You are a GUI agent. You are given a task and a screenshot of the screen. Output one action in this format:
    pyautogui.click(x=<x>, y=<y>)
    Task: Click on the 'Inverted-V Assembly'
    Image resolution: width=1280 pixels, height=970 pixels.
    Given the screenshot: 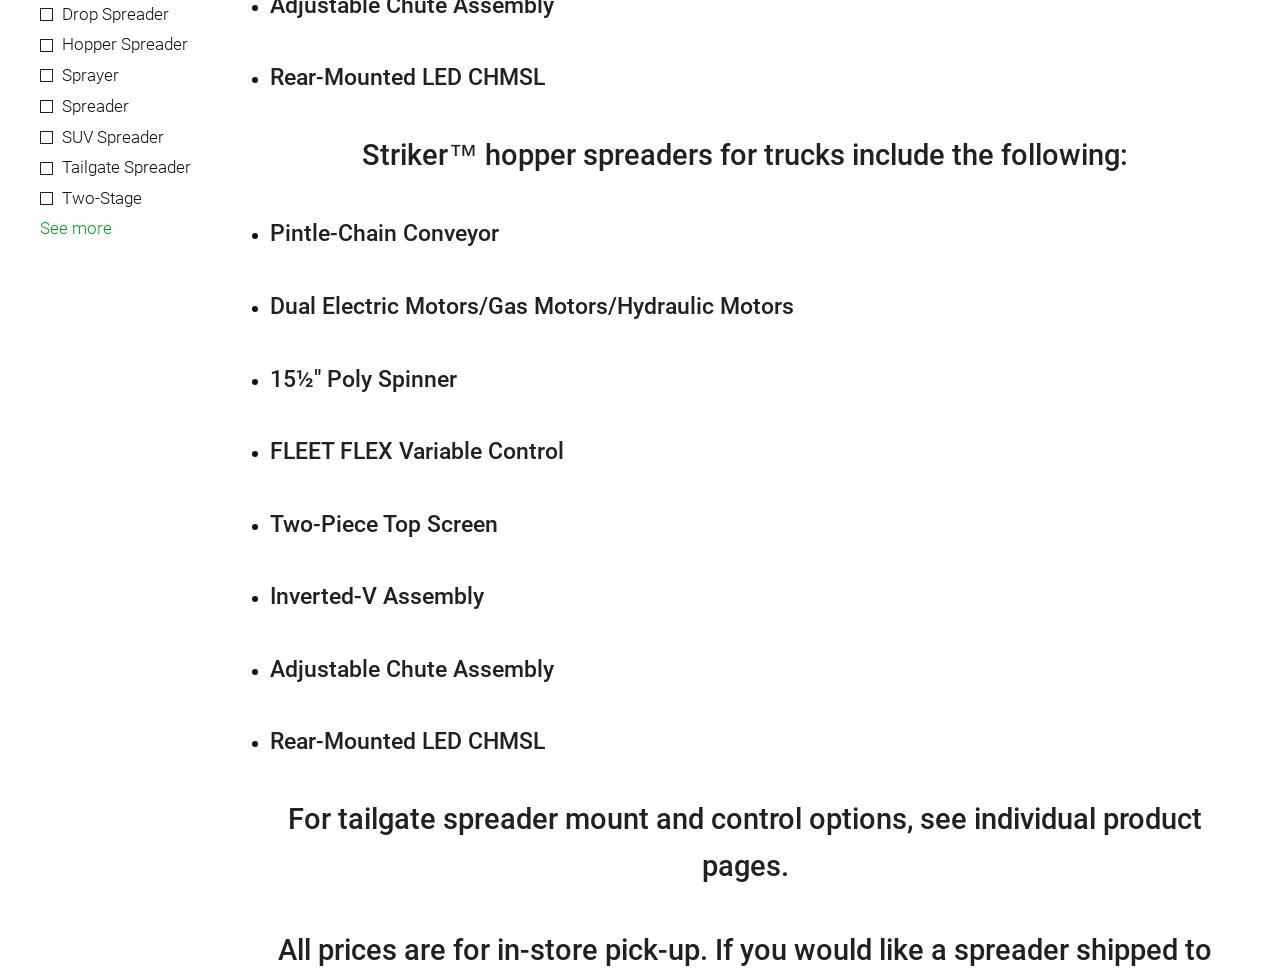 What is the action you would take?
    pyautogui.click(x=268, y=595)
    